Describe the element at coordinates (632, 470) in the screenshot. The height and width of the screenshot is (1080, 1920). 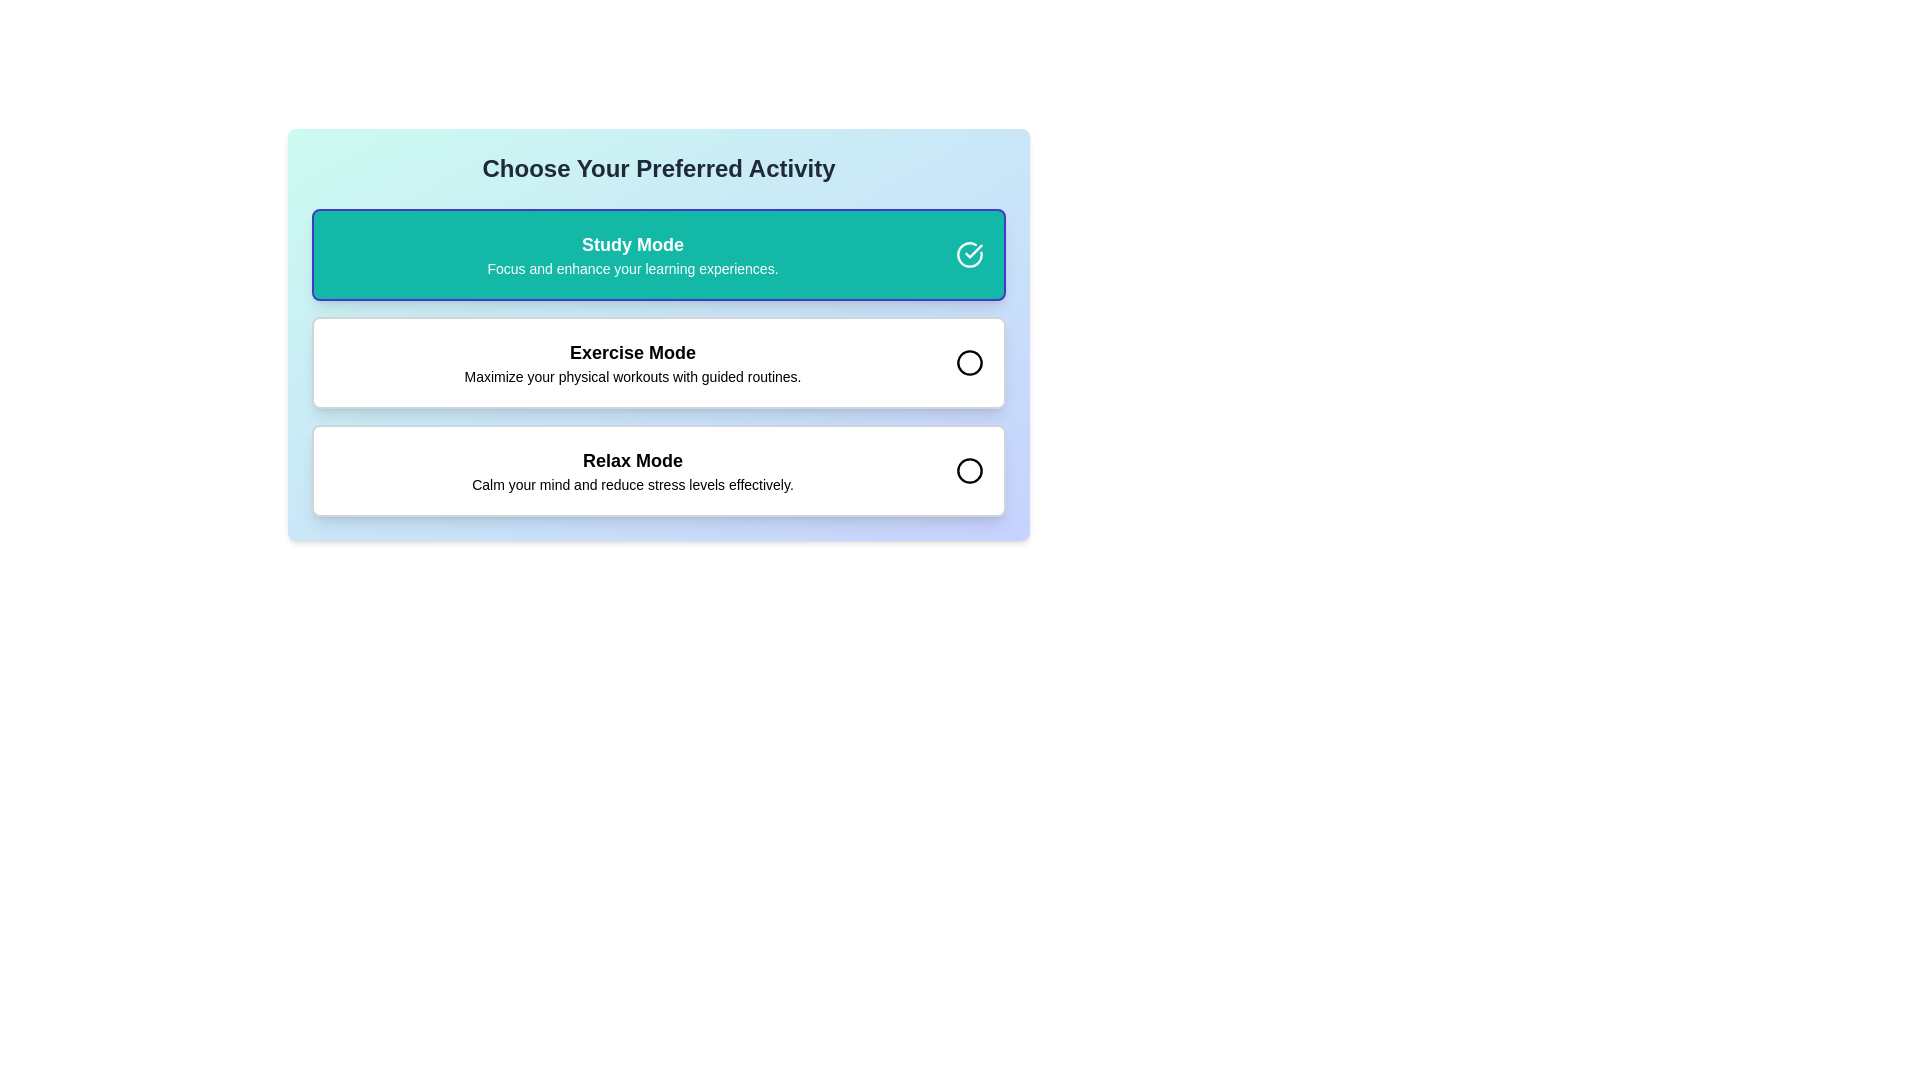
I see `the text block titled 'Relax Mode' which contains the description 'Calm your mind and reduce stress levels effectively.' This element is the third option in a vertical list of activities` at that location.